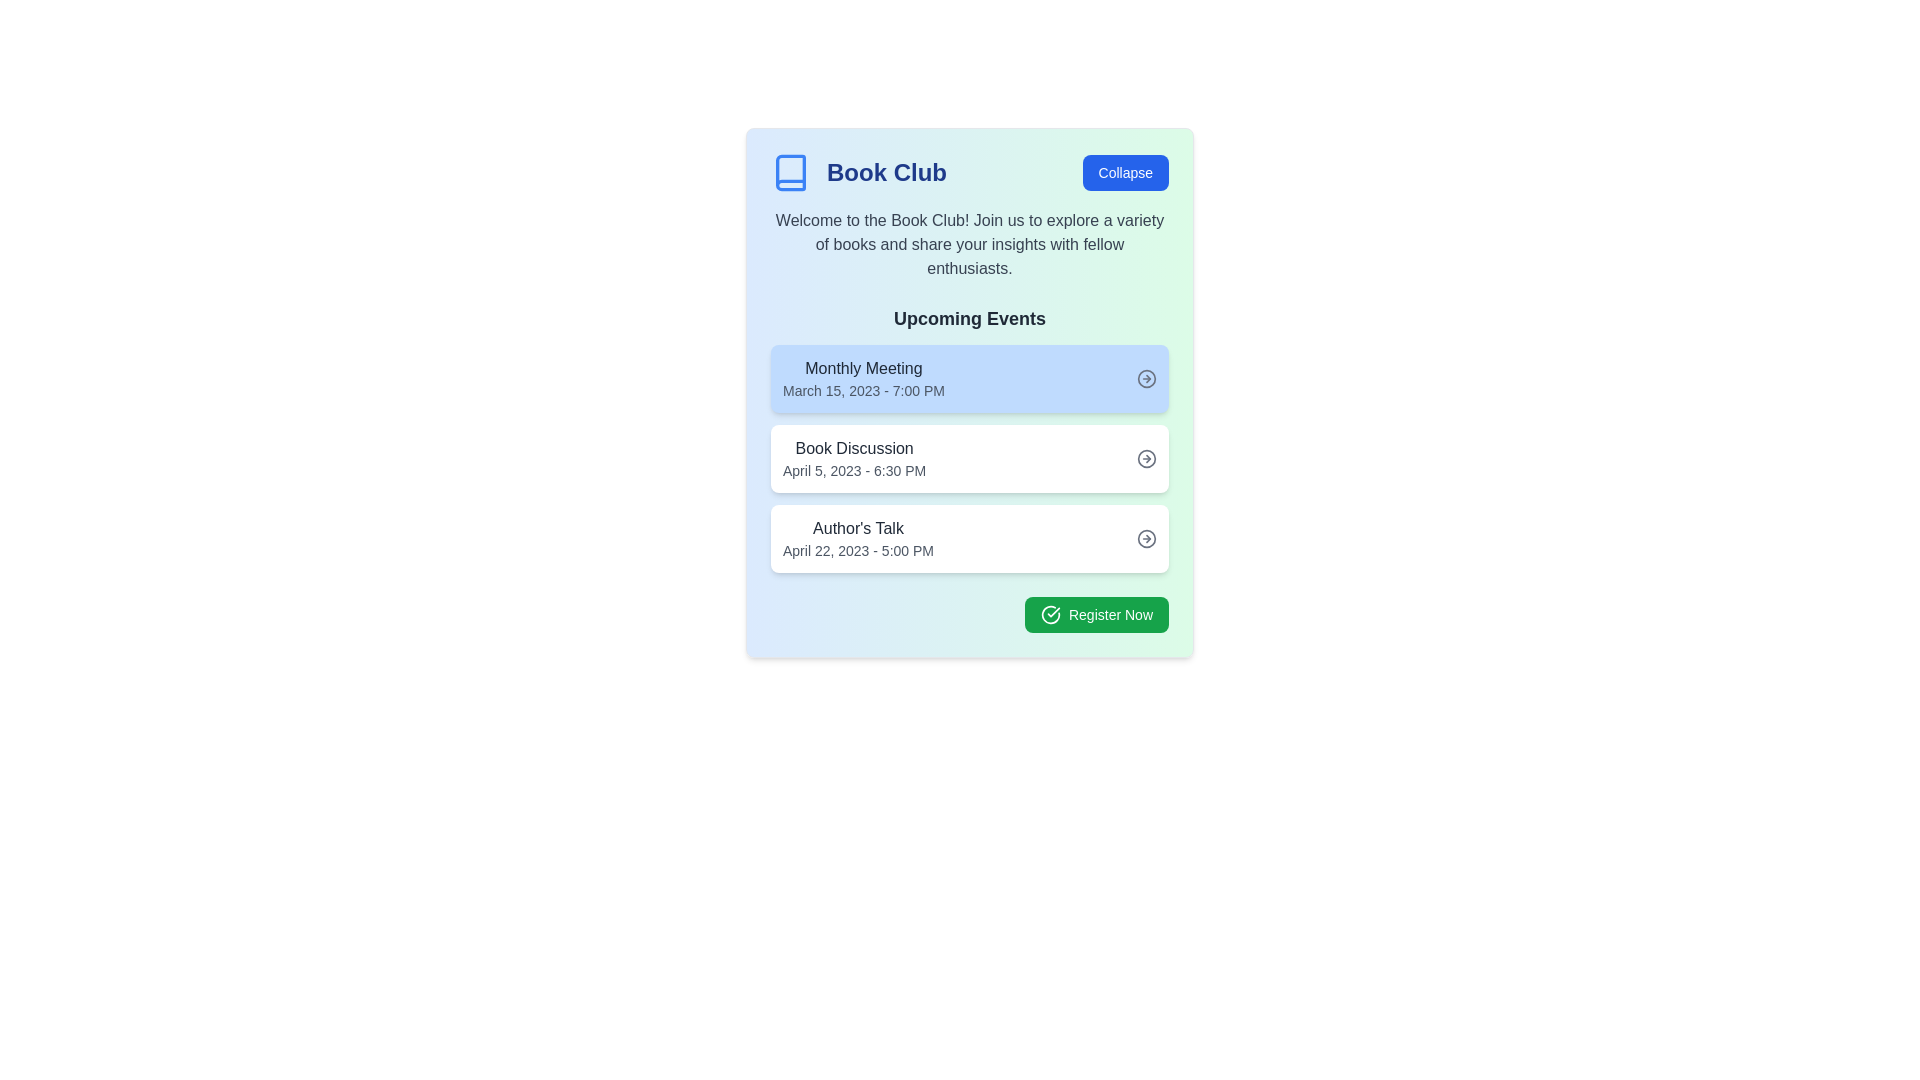 Image resolution: width=1920 pixels, height=1080 pixels. What do you see at coordinates (1147, 459) in the screenshot?
I see `the rightward-pointing arrow icon encased within a circular outline, which is styled in gray and located to the far right of the 'Book Discussion' text for navigation` at bounding box center [1147, 459].